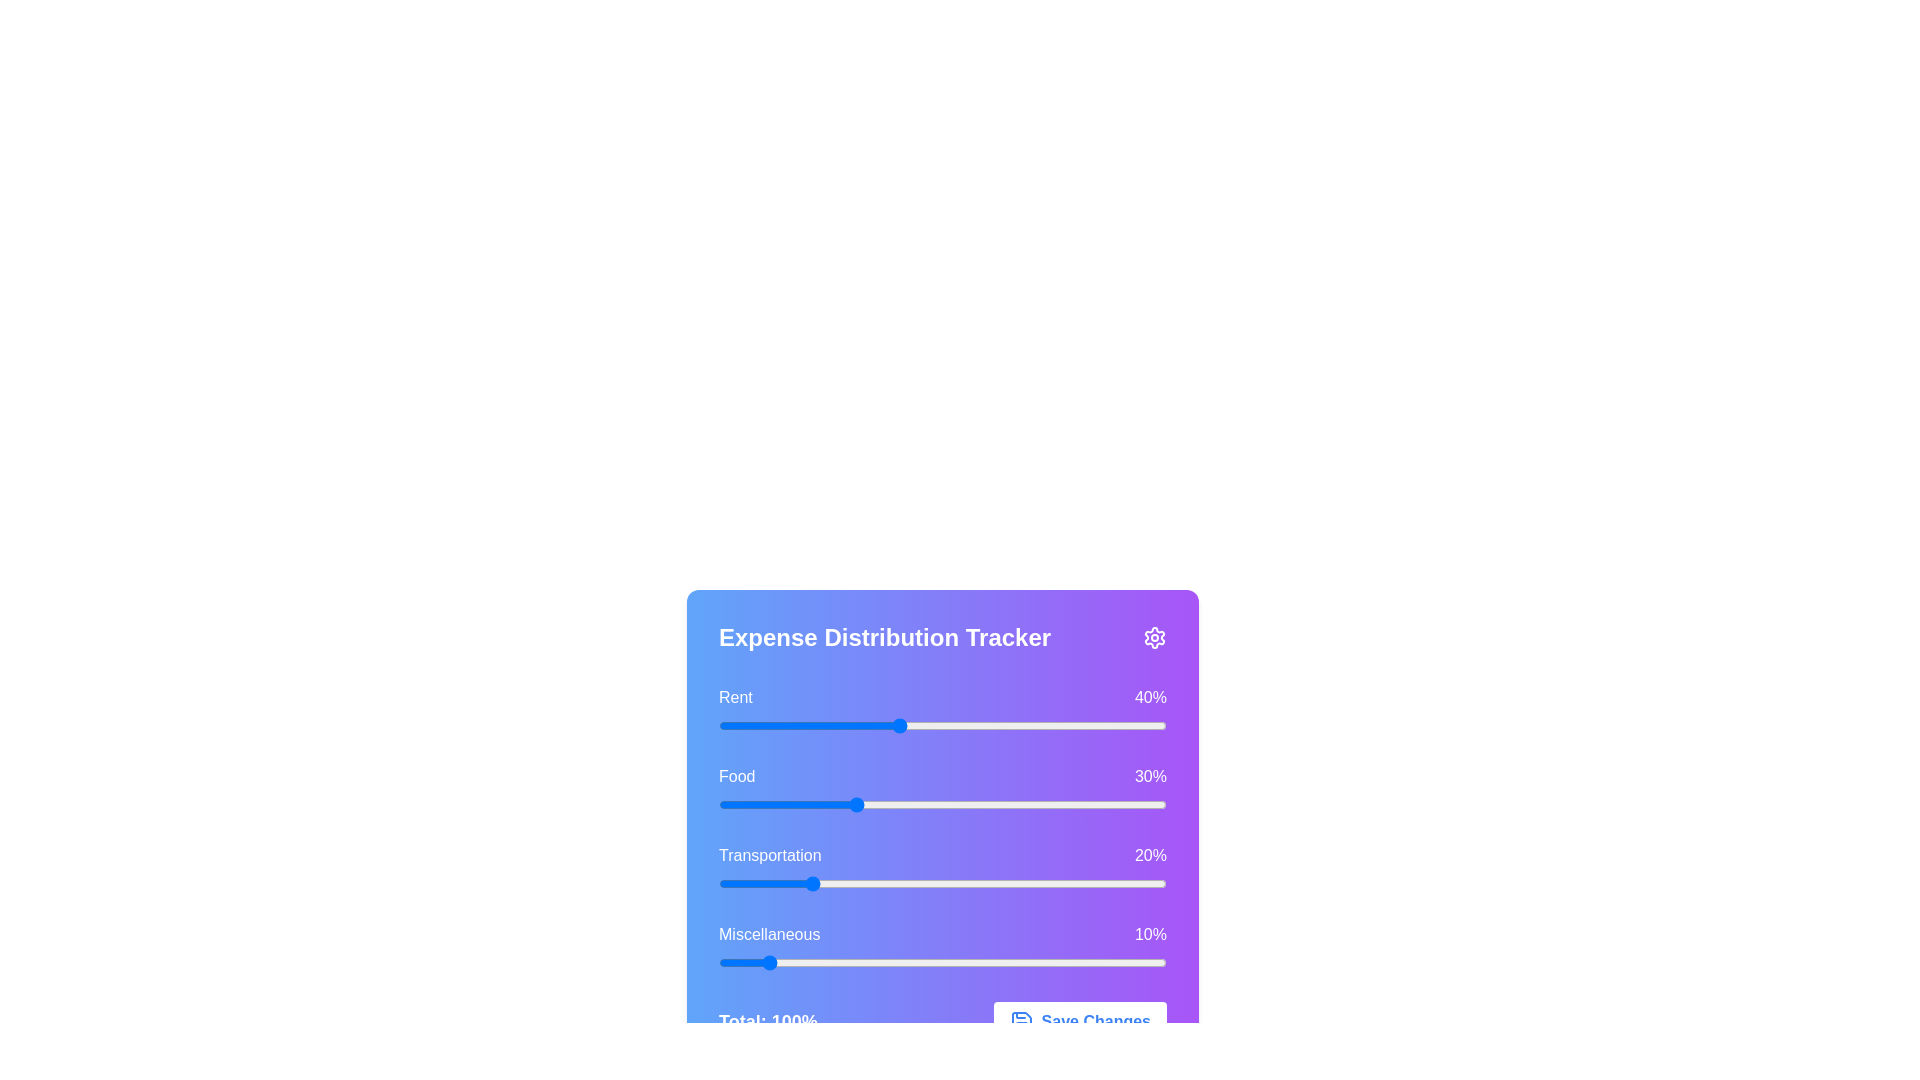 Image resolution: width=1920 pixels, height=1080 pixels. I want to click on the 'Transportation' slider, so click(1079, 882).